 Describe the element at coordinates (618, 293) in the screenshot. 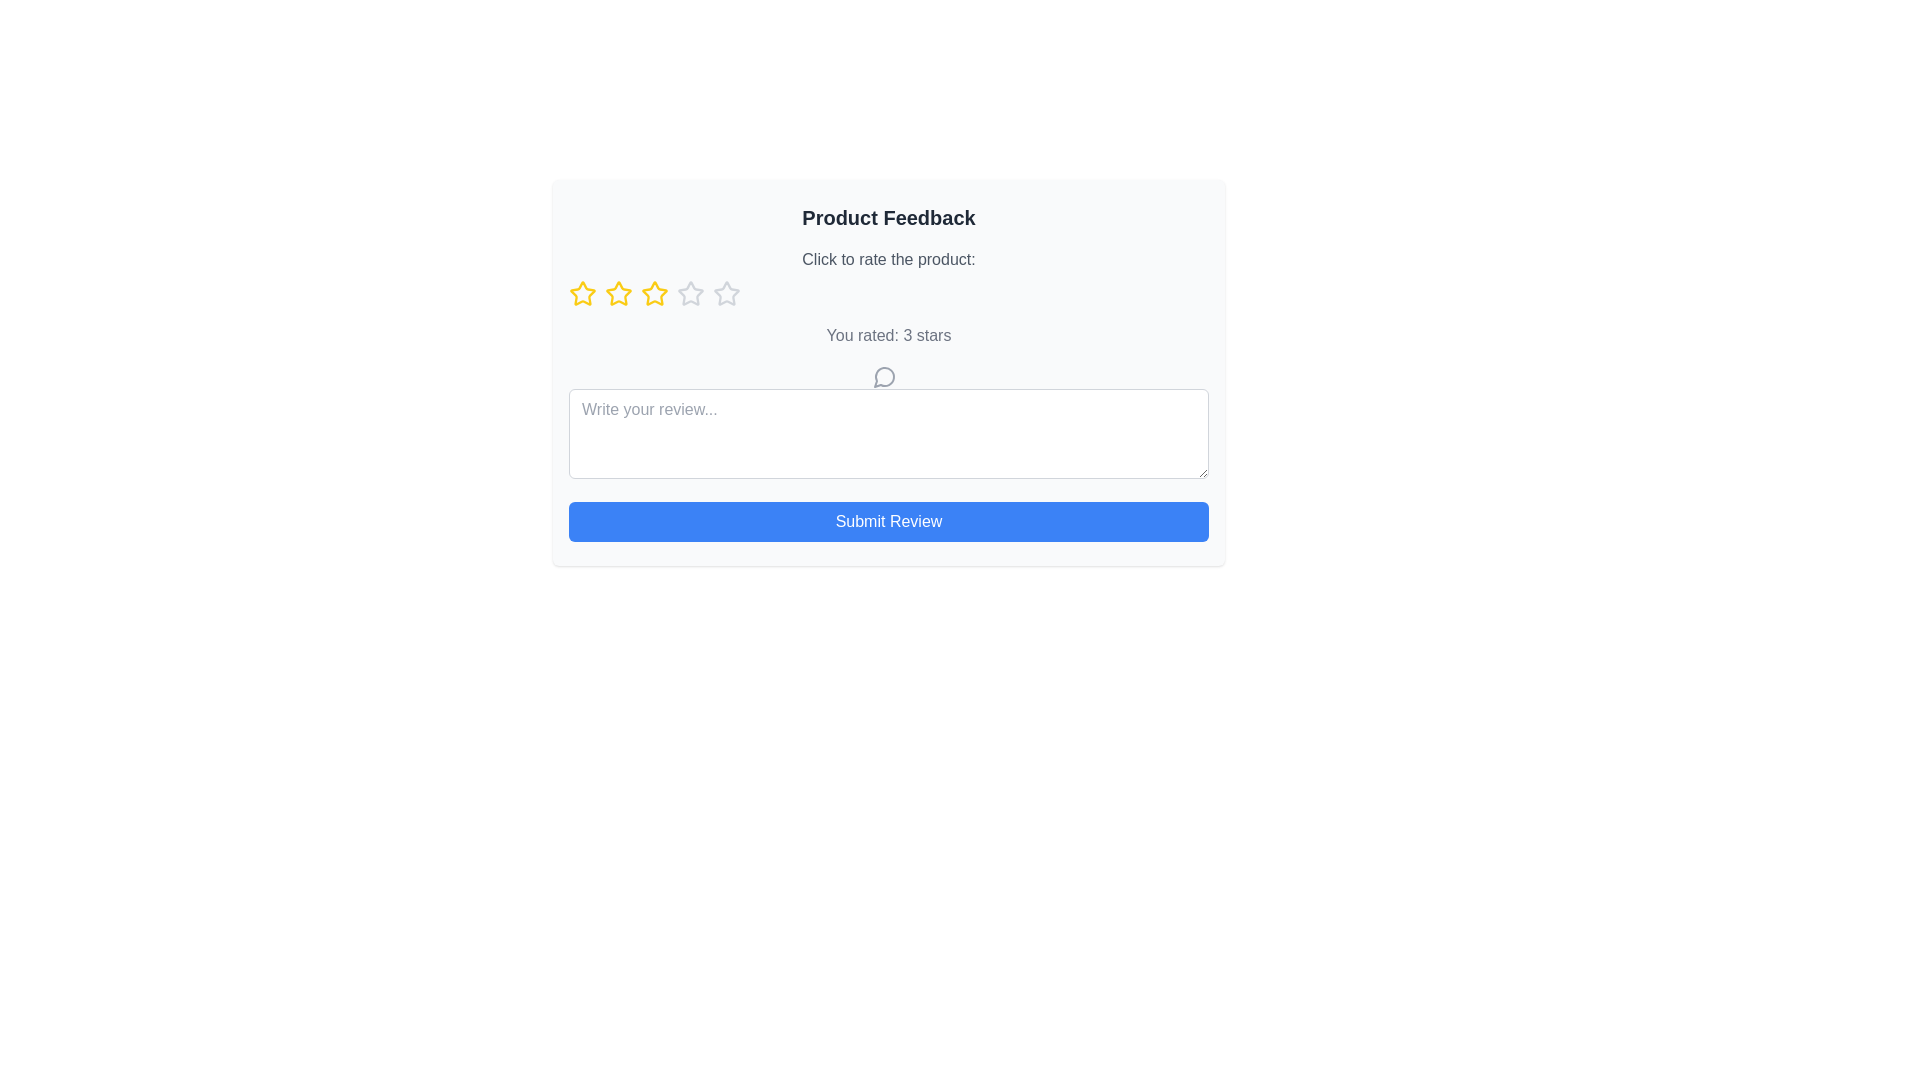

I see `the third star icon in the rating system` at that location.